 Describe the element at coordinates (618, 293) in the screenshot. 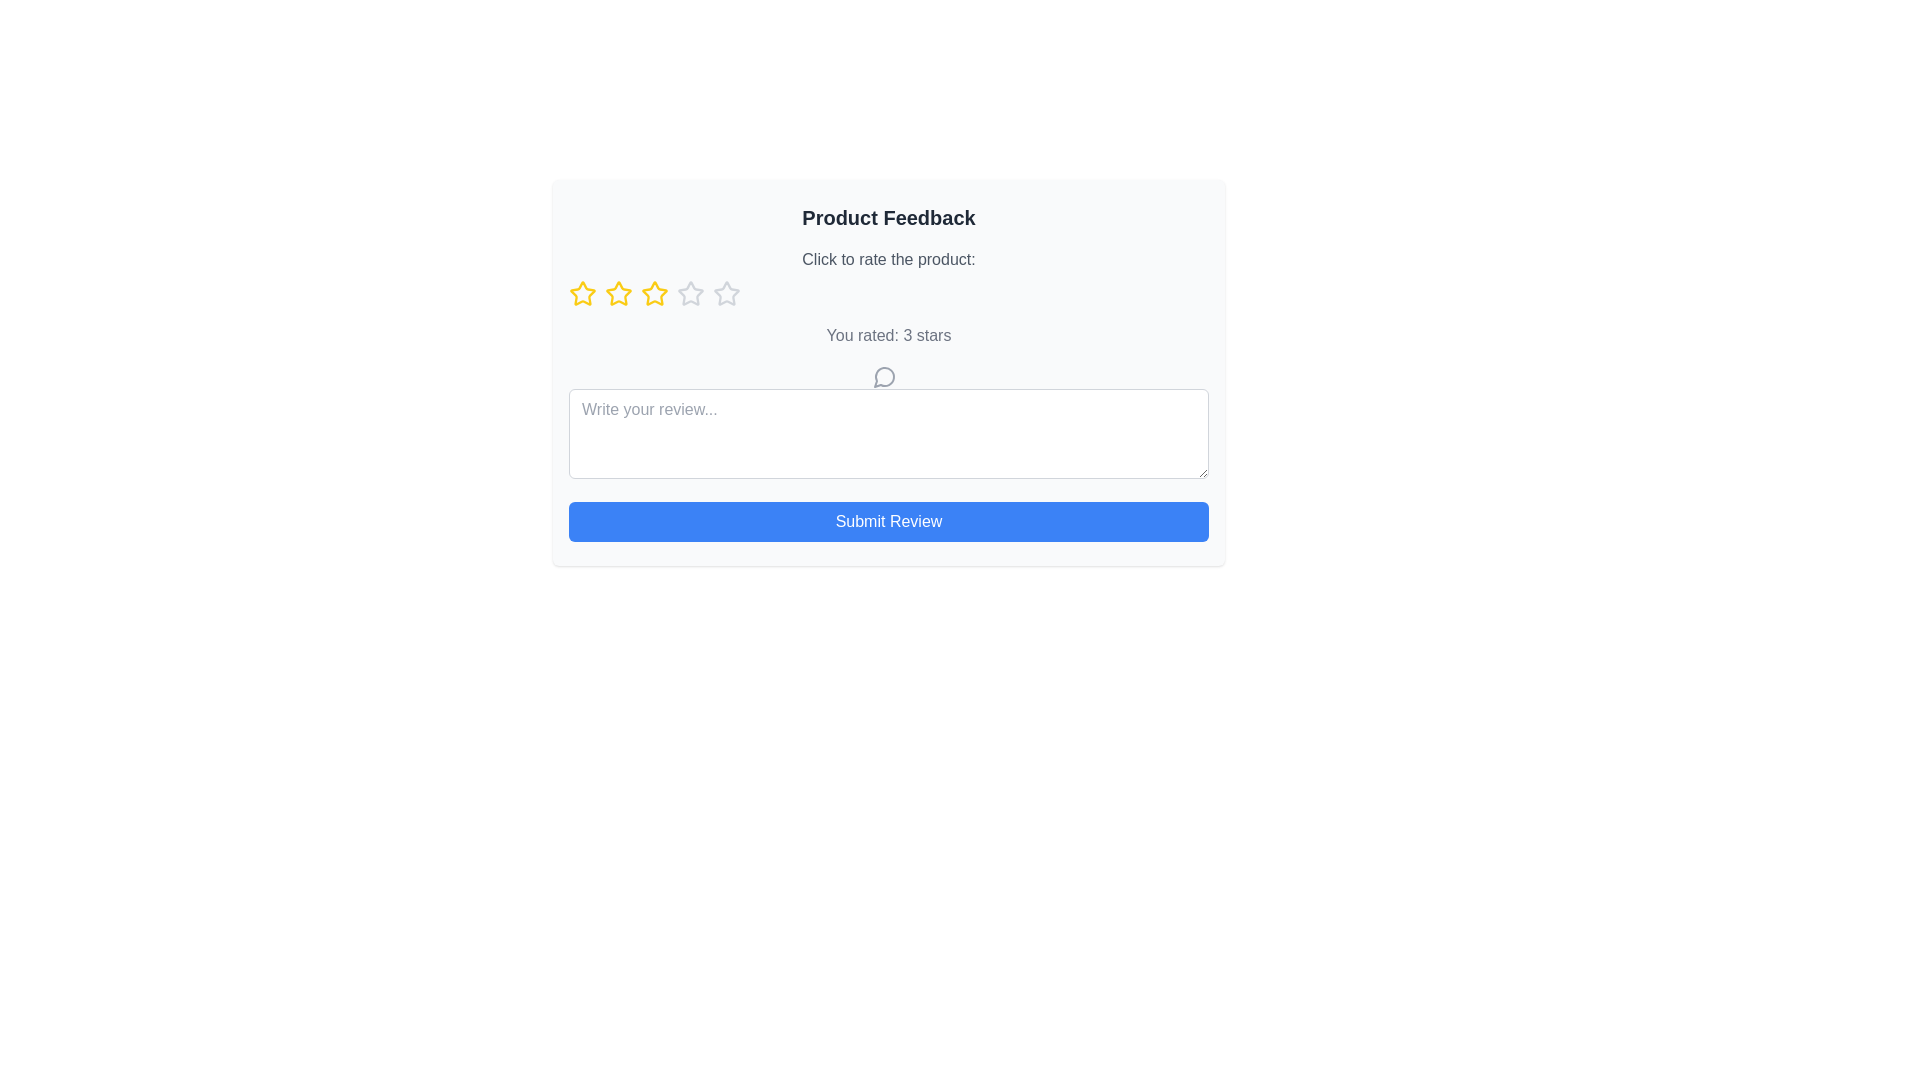

I see `the third star icon in the rating system` at that location.